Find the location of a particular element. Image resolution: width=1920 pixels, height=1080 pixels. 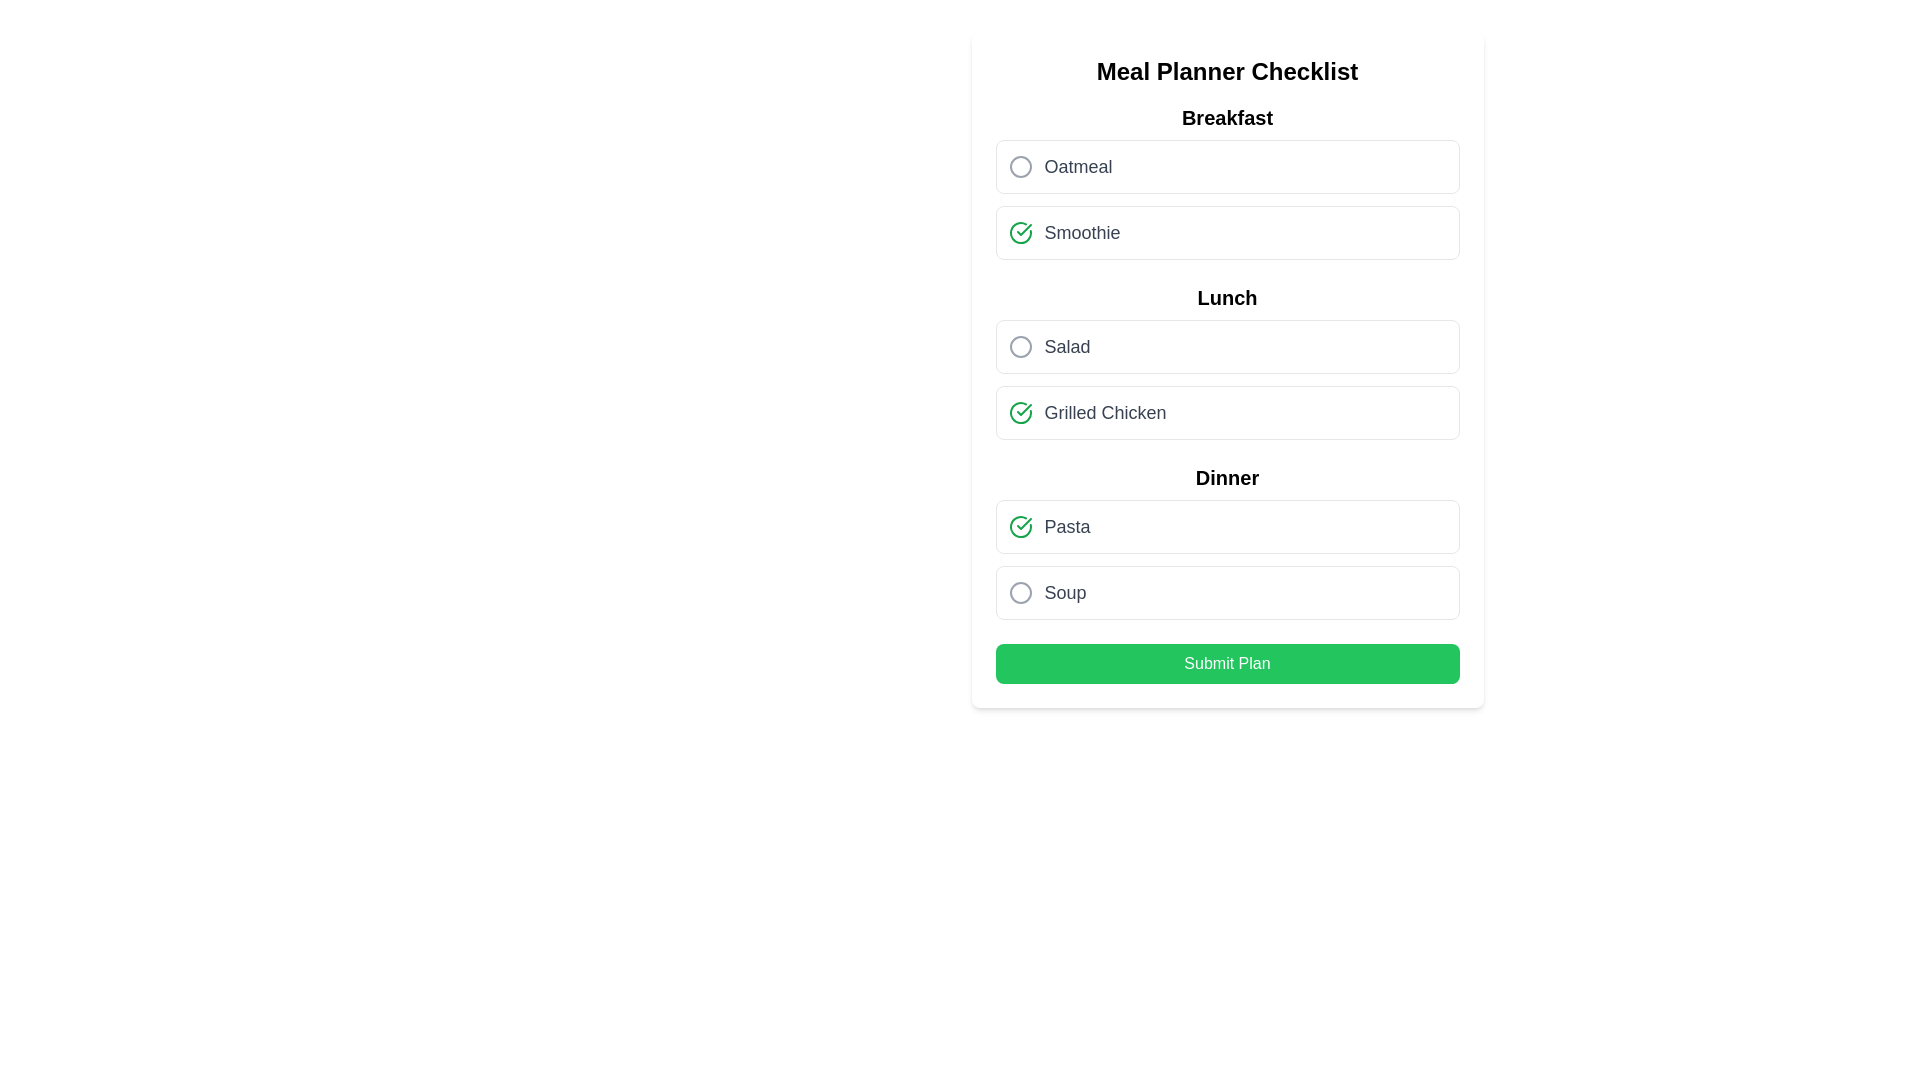

the selectable checklist item displaying 'Oatmeal' in gray font, located in the 'Breakfast' section of the checklist is located at coordinates (1226, 165).